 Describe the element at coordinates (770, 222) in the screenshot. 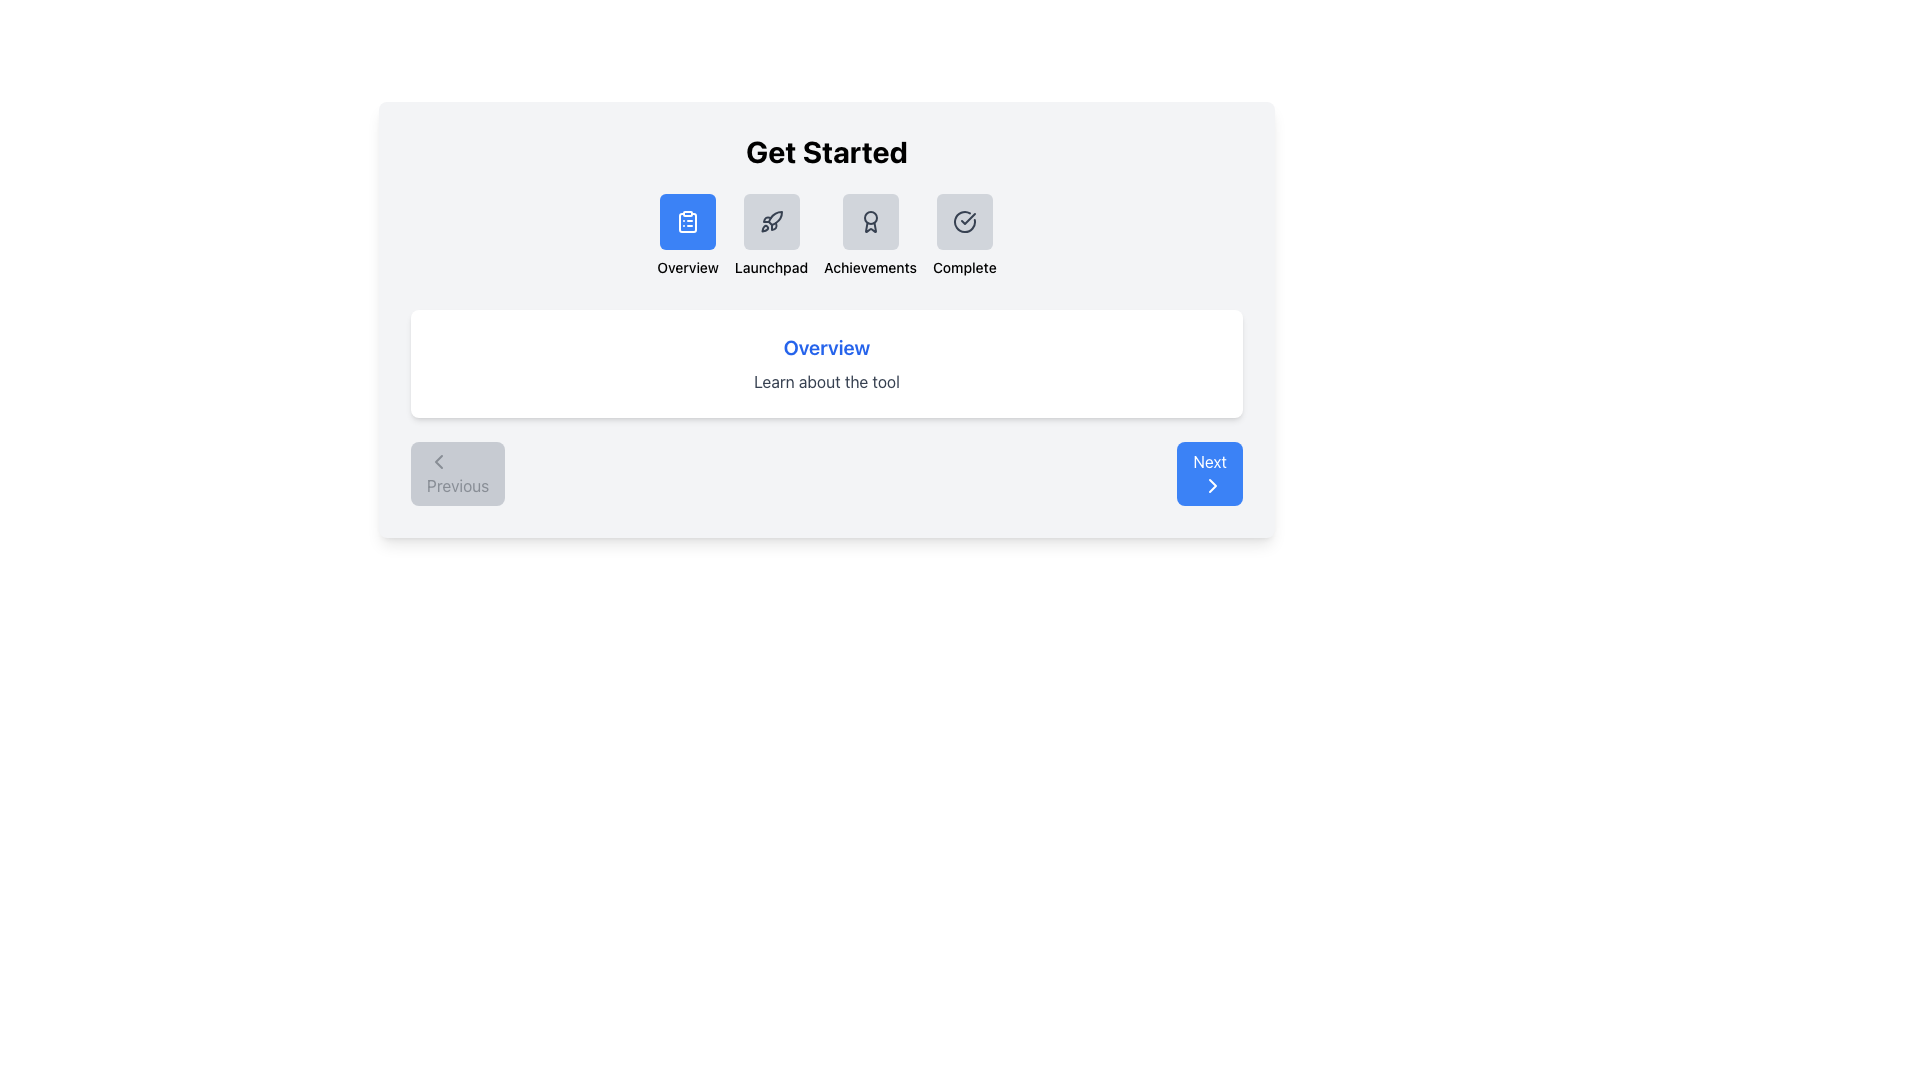

I see `the second icon in the horizontal navigation menu at the top of the main content area` at that location.